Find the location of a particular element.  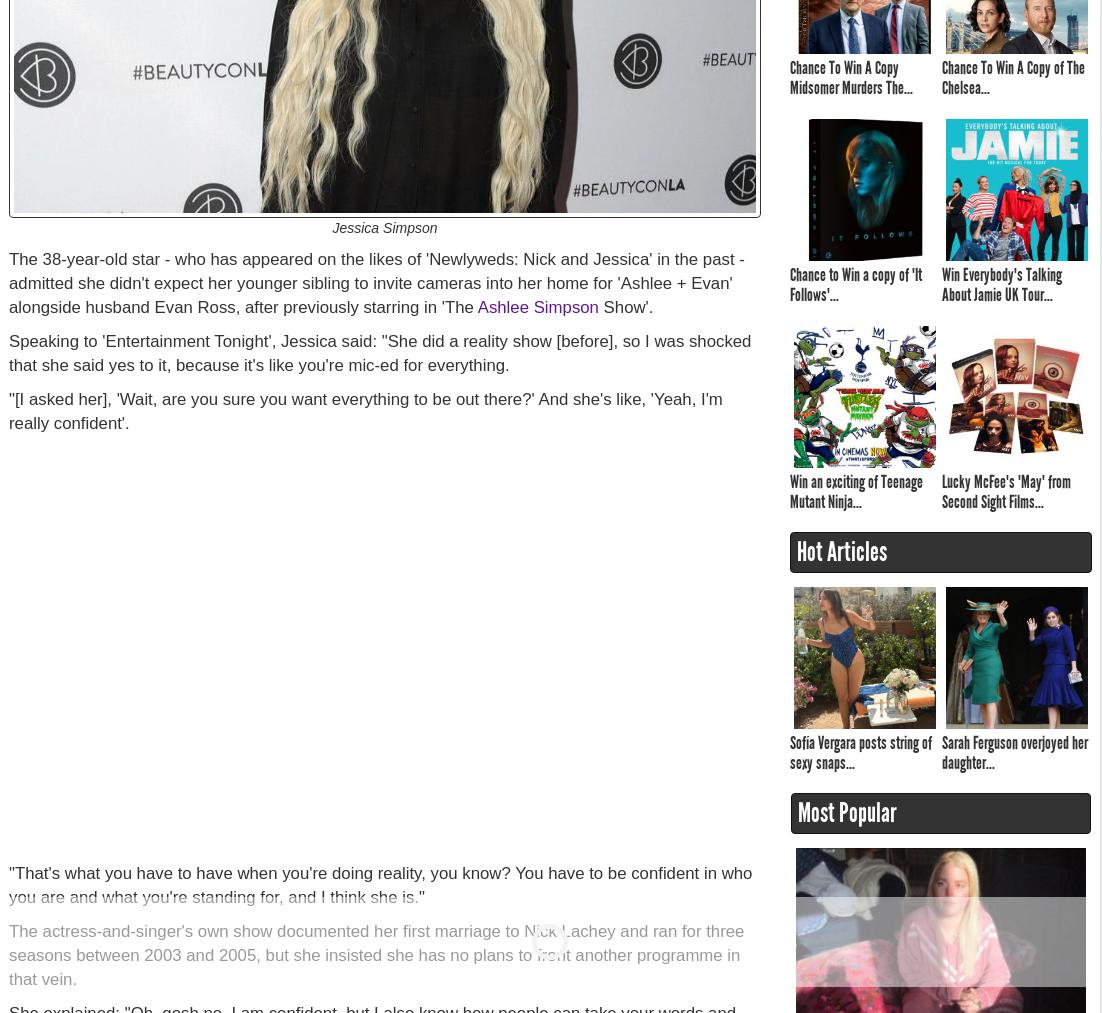

'Jessica Simpson' is located at coordinates (383, 227).